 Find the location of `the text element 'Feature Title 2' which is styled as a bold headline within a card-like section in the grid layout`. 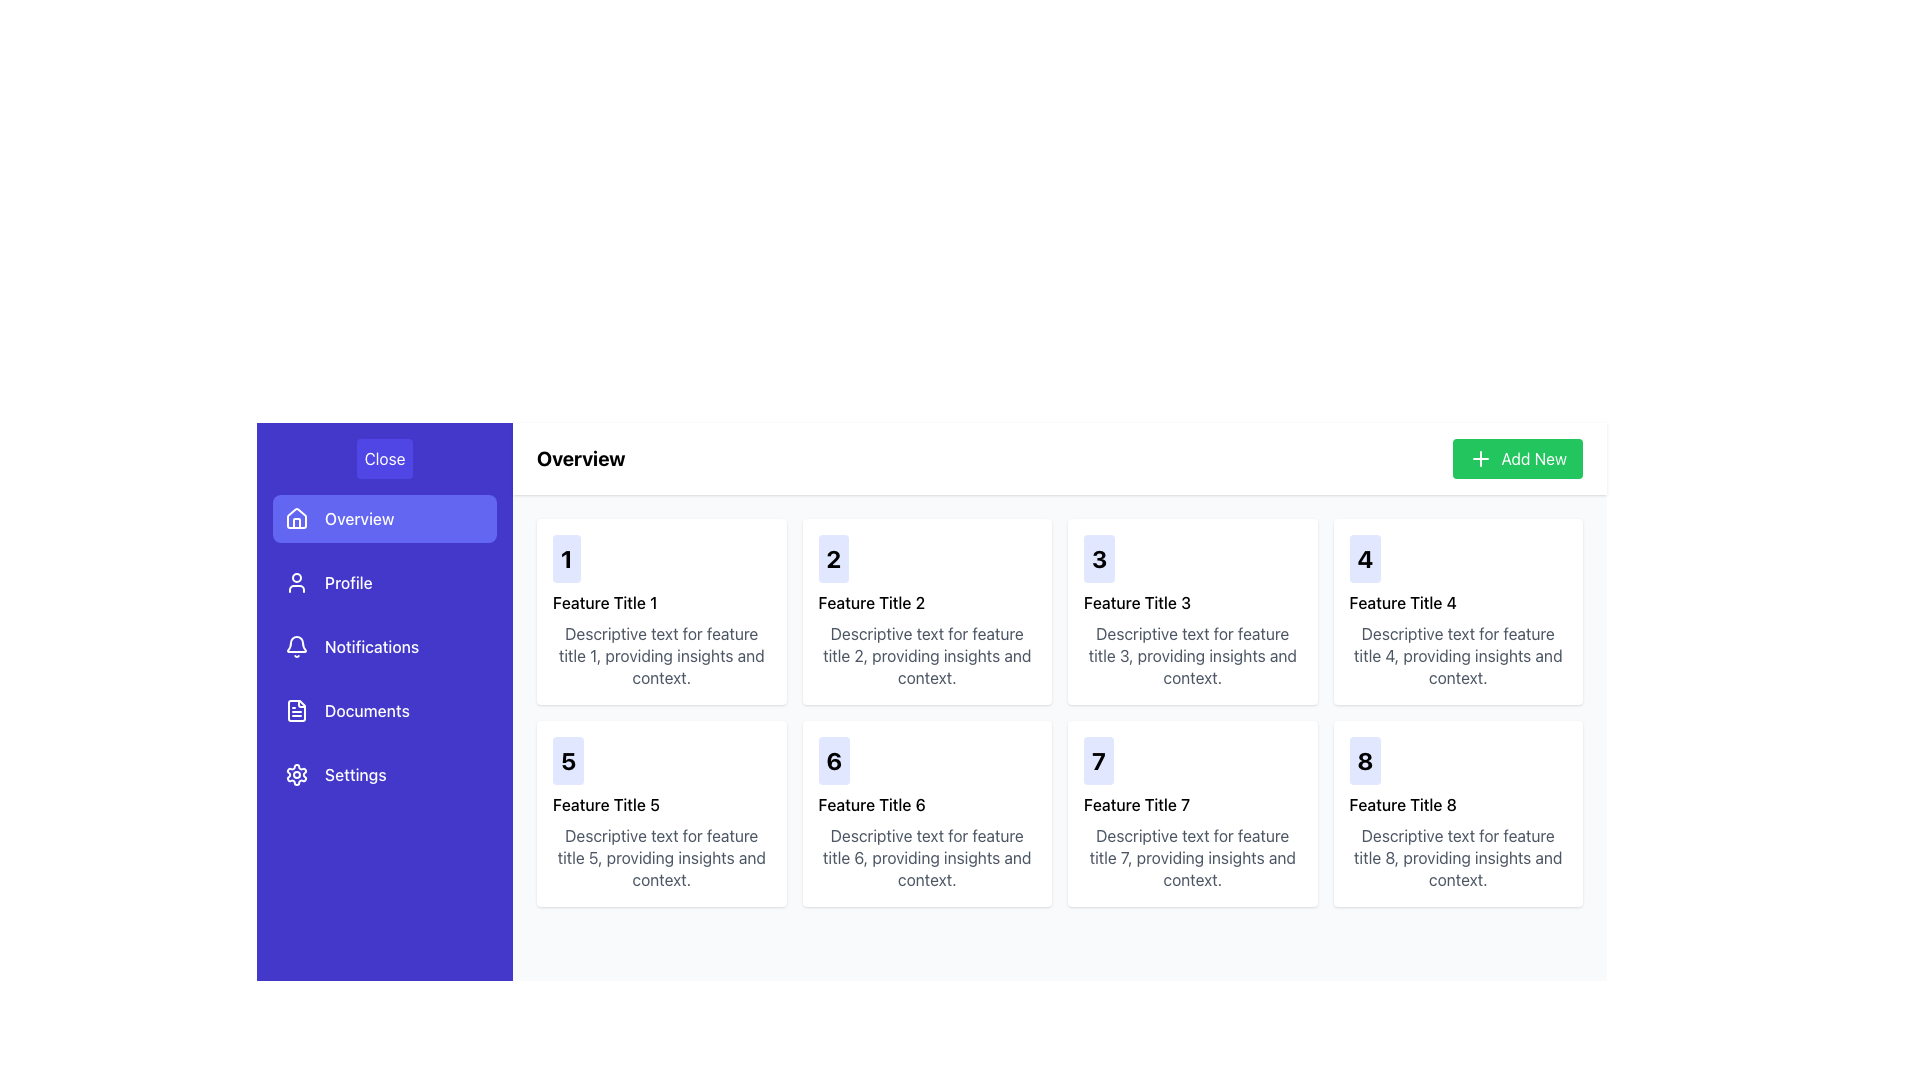

the text element 'Feature Title 2' which is styled as a bold headline within a card-like section in the grid layout is located at coordinates (871, 601).